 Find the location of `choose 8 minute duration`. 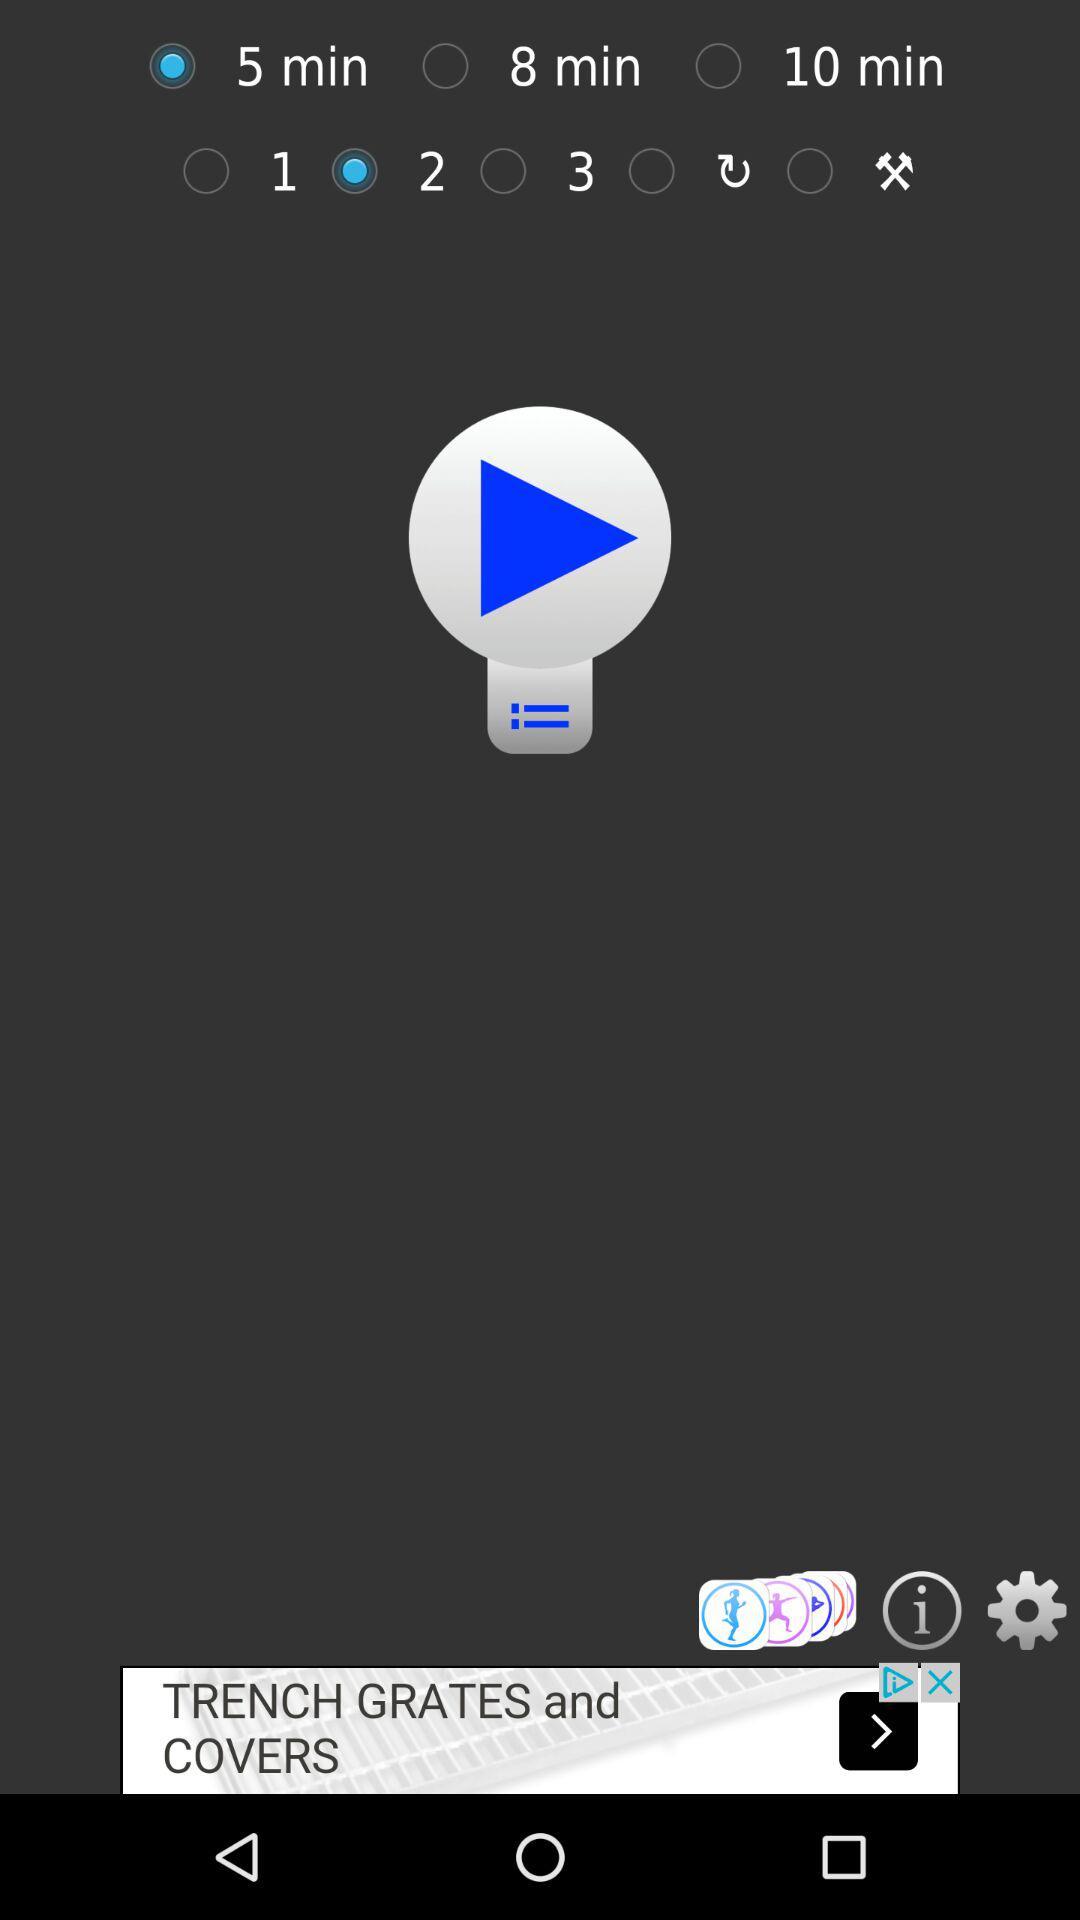

choose 8 minute duration is located at coordinates (455, 66).